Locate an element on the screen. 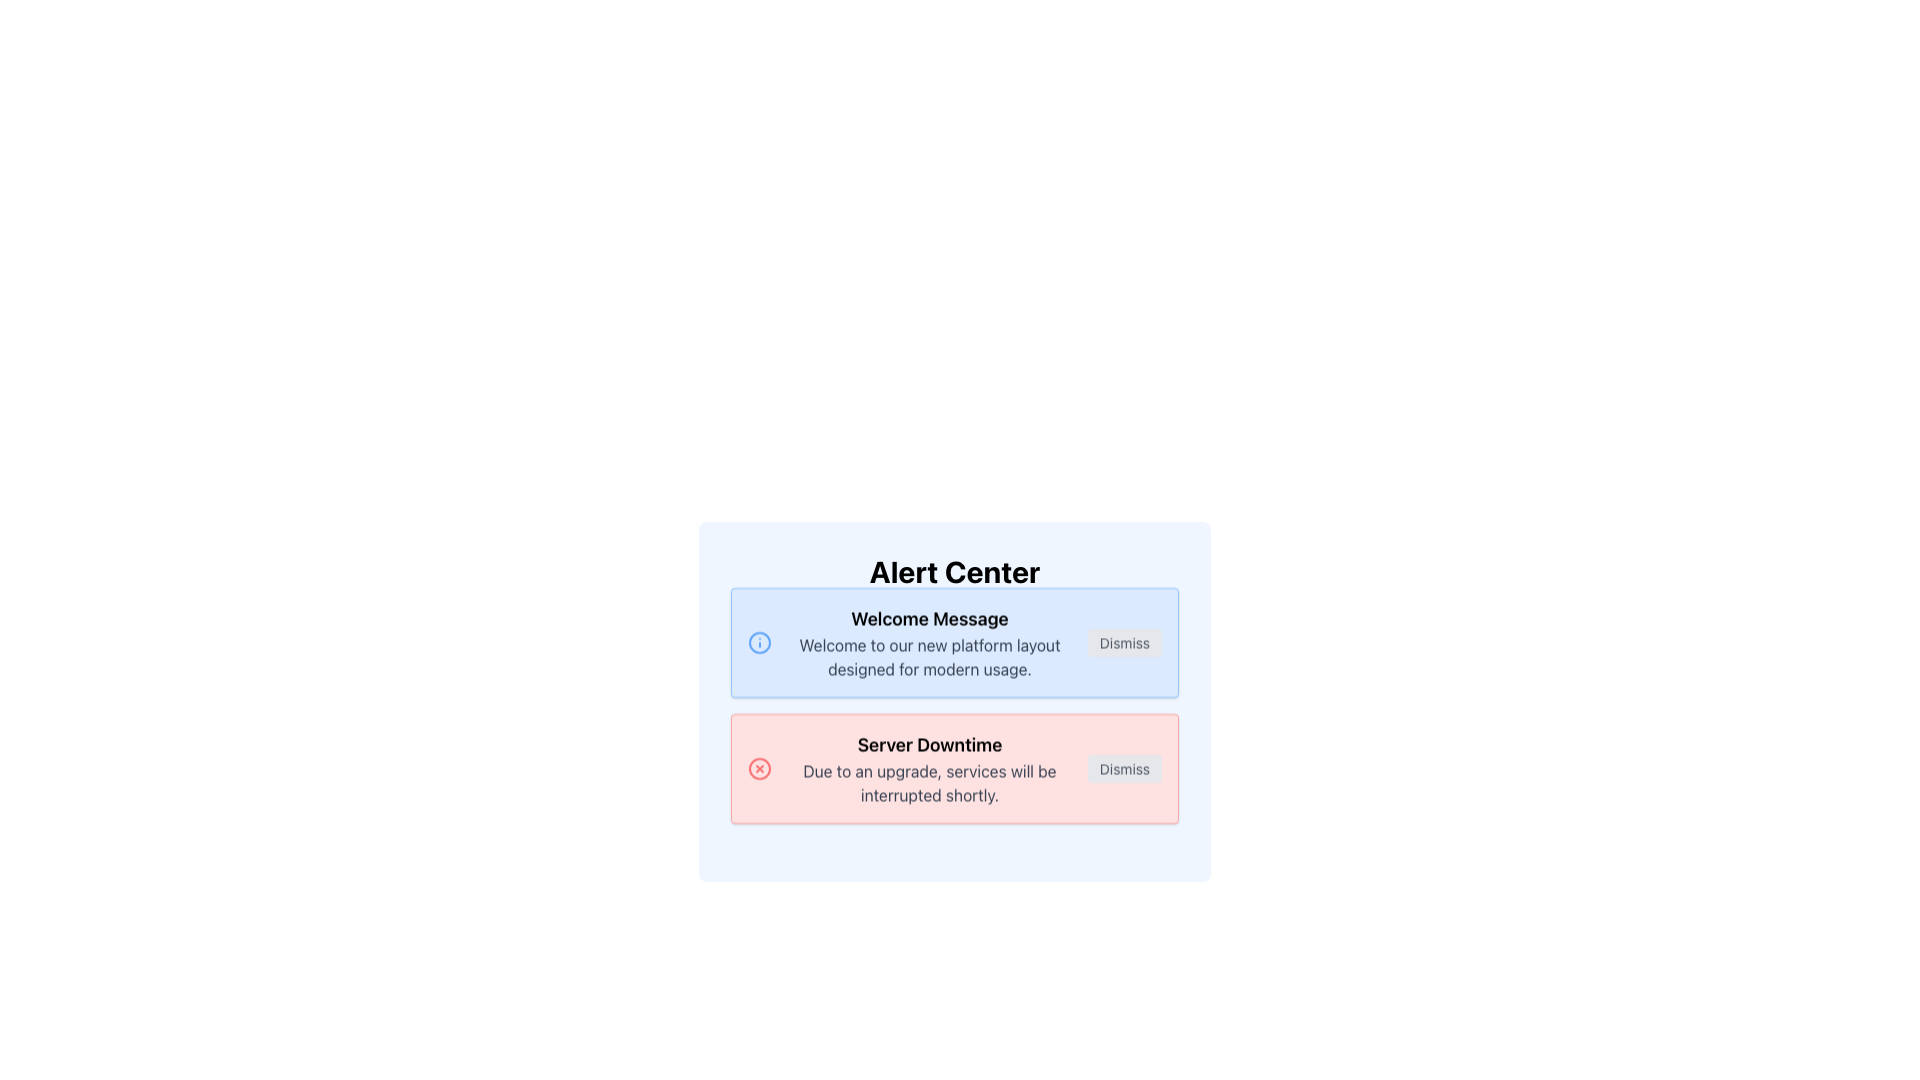  the descriptive text within the alert titled 'Welcome Message', which spans the majority of the width and is located directly beneath the title is located at coordinates (929, 660).